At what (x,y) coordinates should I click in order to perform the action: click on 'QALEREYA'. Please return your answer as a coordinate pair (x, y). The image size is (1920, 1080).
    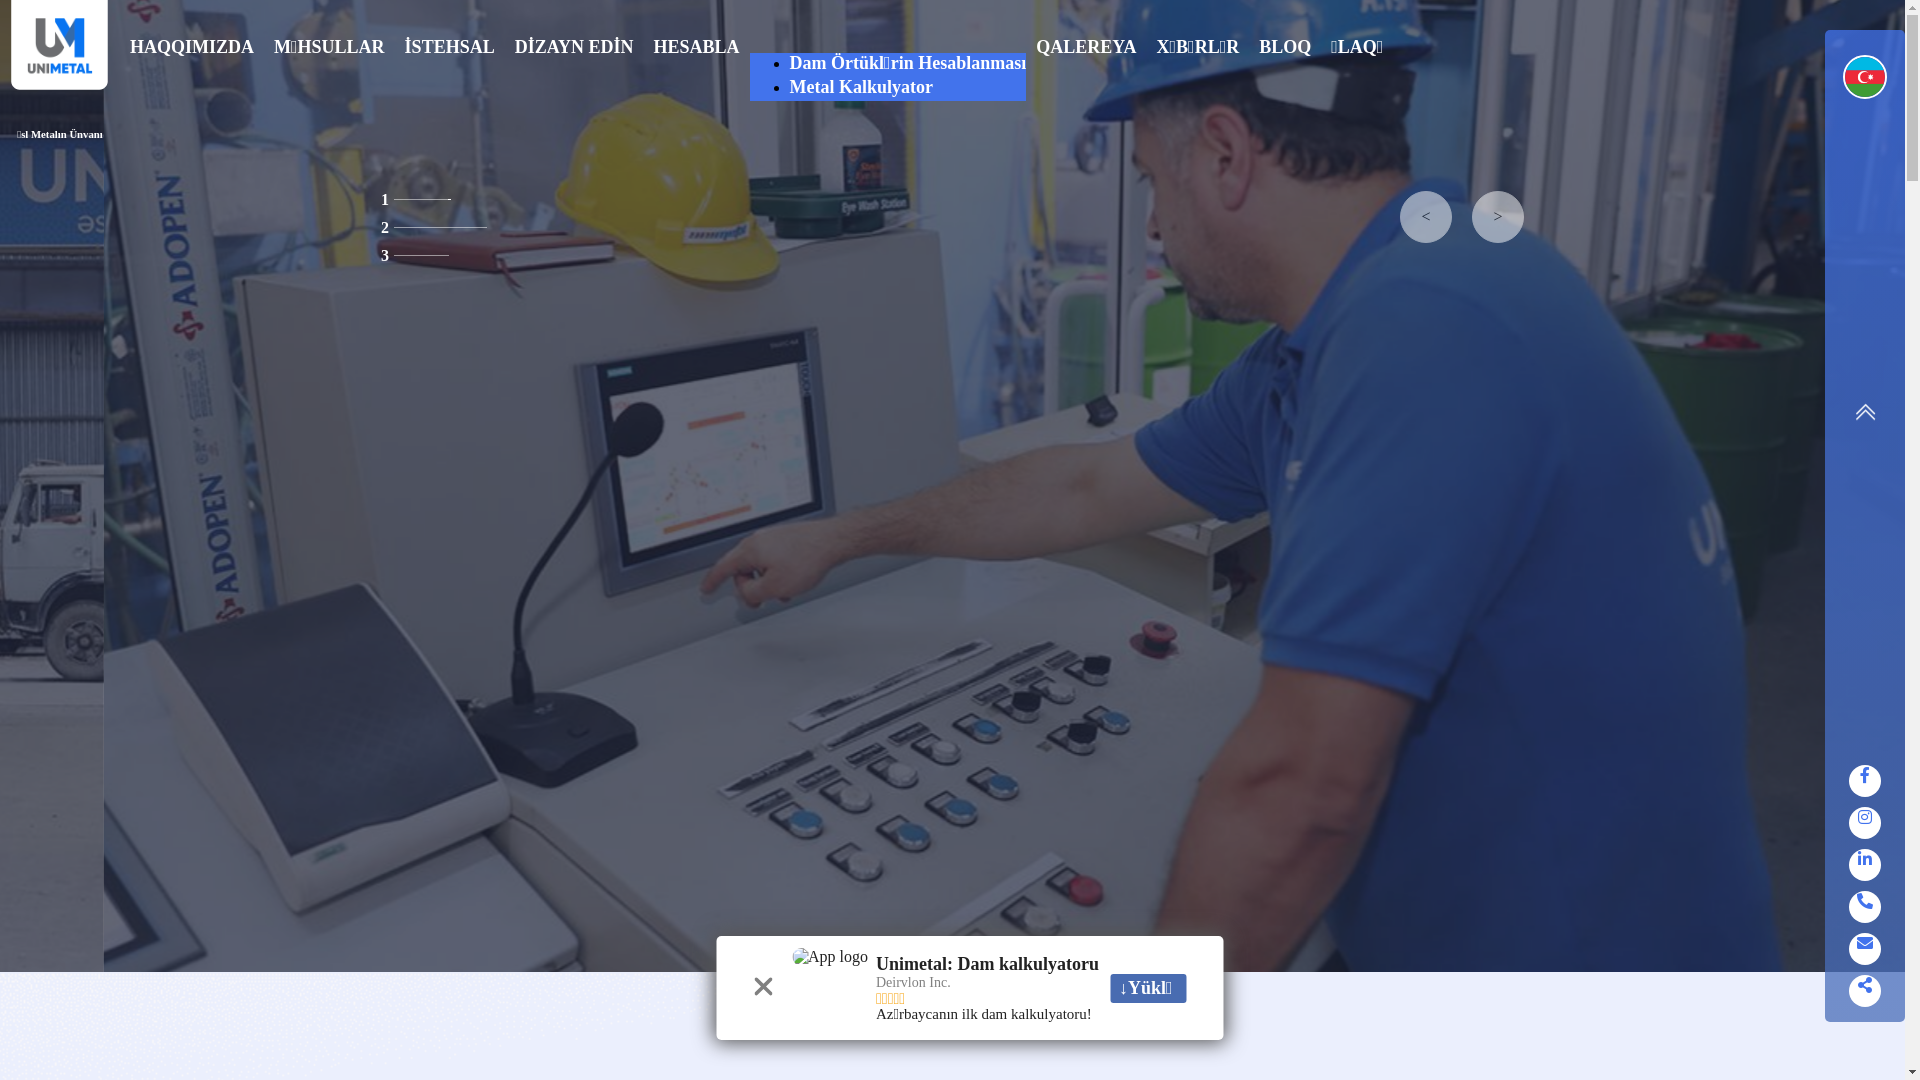
    Looking at the image, I should click on (1084, 76).